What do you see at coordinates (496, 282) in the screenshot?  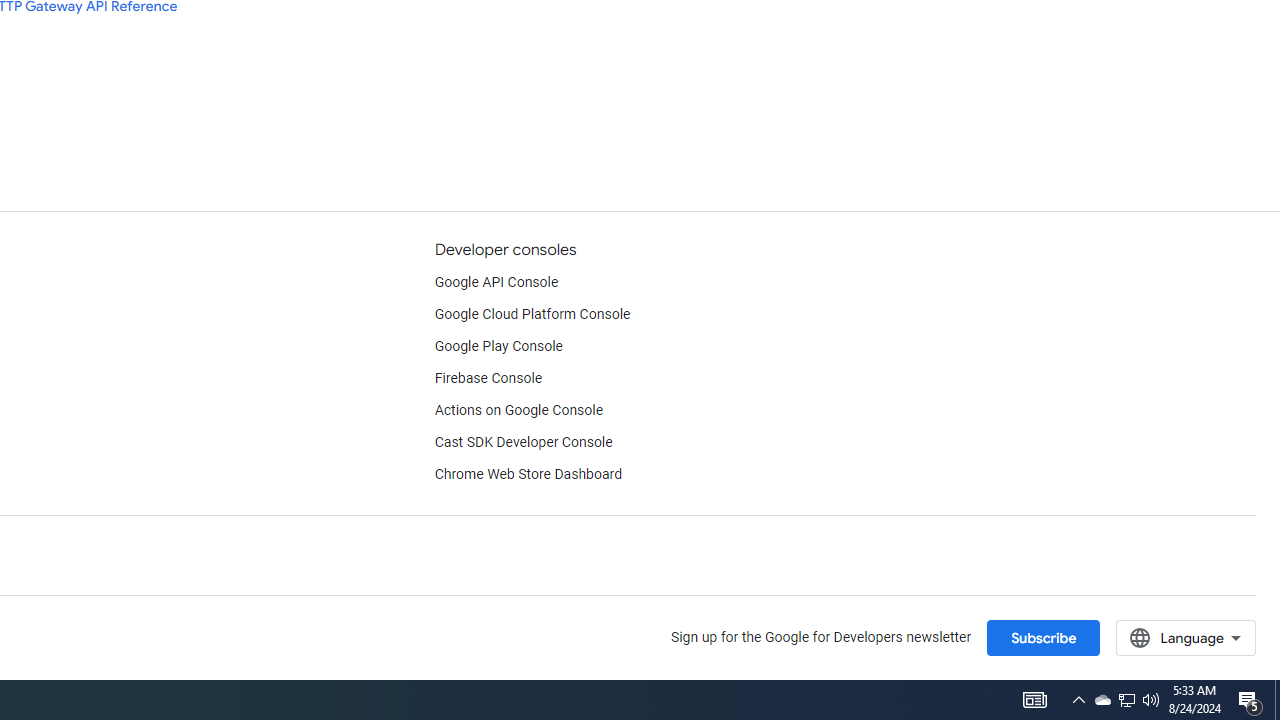 I see `'Google API Console'` at bounding box center [496, 282].